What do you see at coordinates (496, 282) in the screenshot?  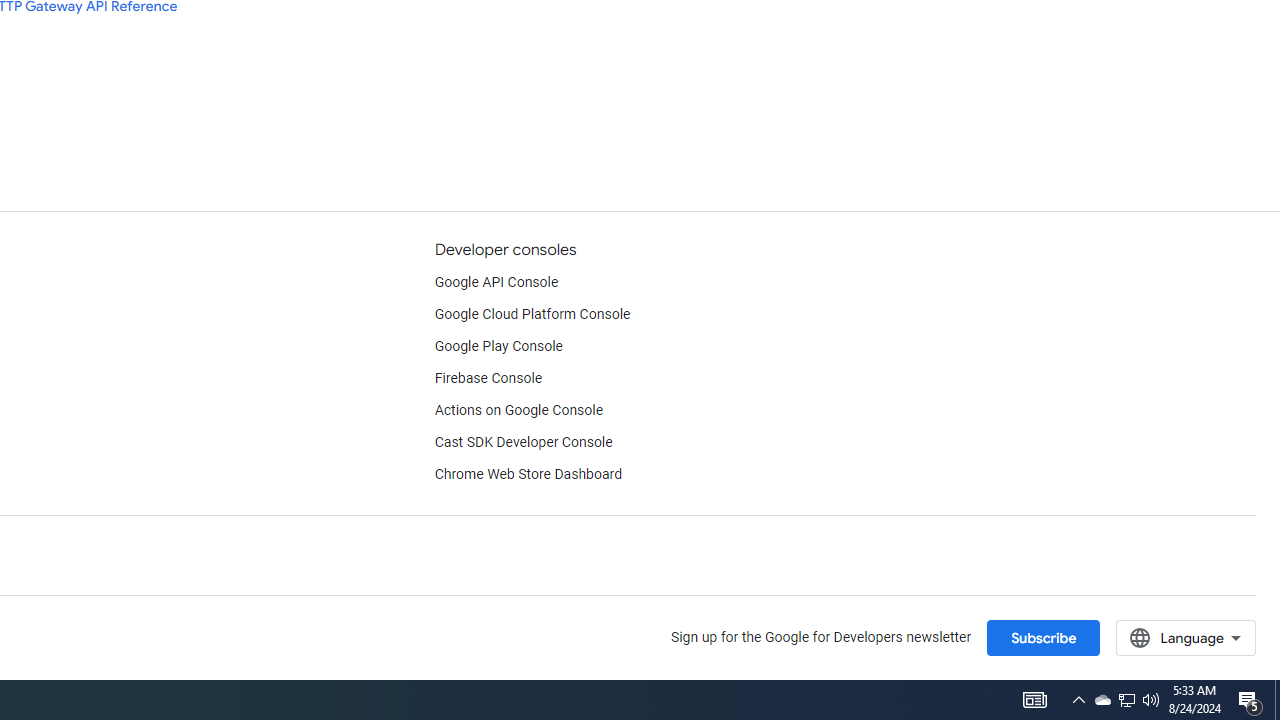 I see `'Google API Console'` at bounding box center [496, 282].